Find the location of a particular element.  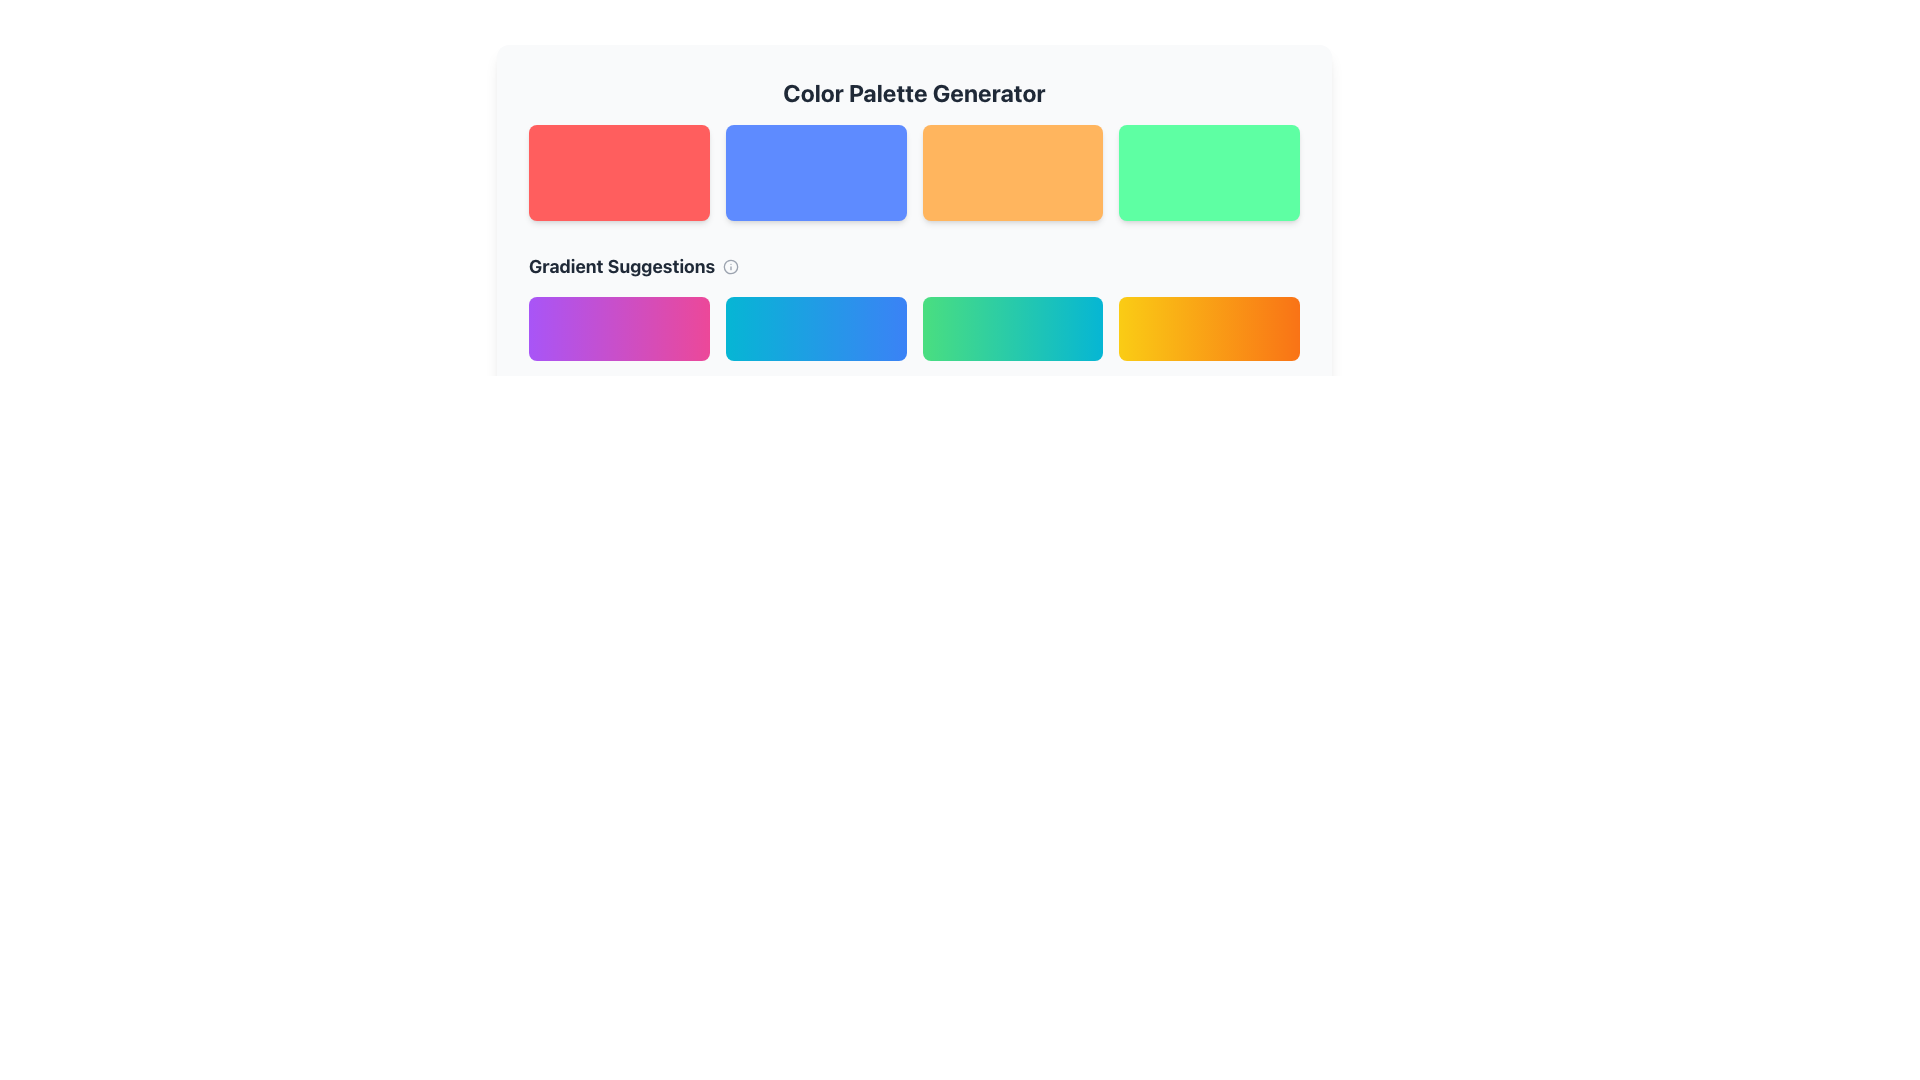

the vibrant red selectable color swatch located at the top left of the color palette grid is located at coordinates (618, 172).